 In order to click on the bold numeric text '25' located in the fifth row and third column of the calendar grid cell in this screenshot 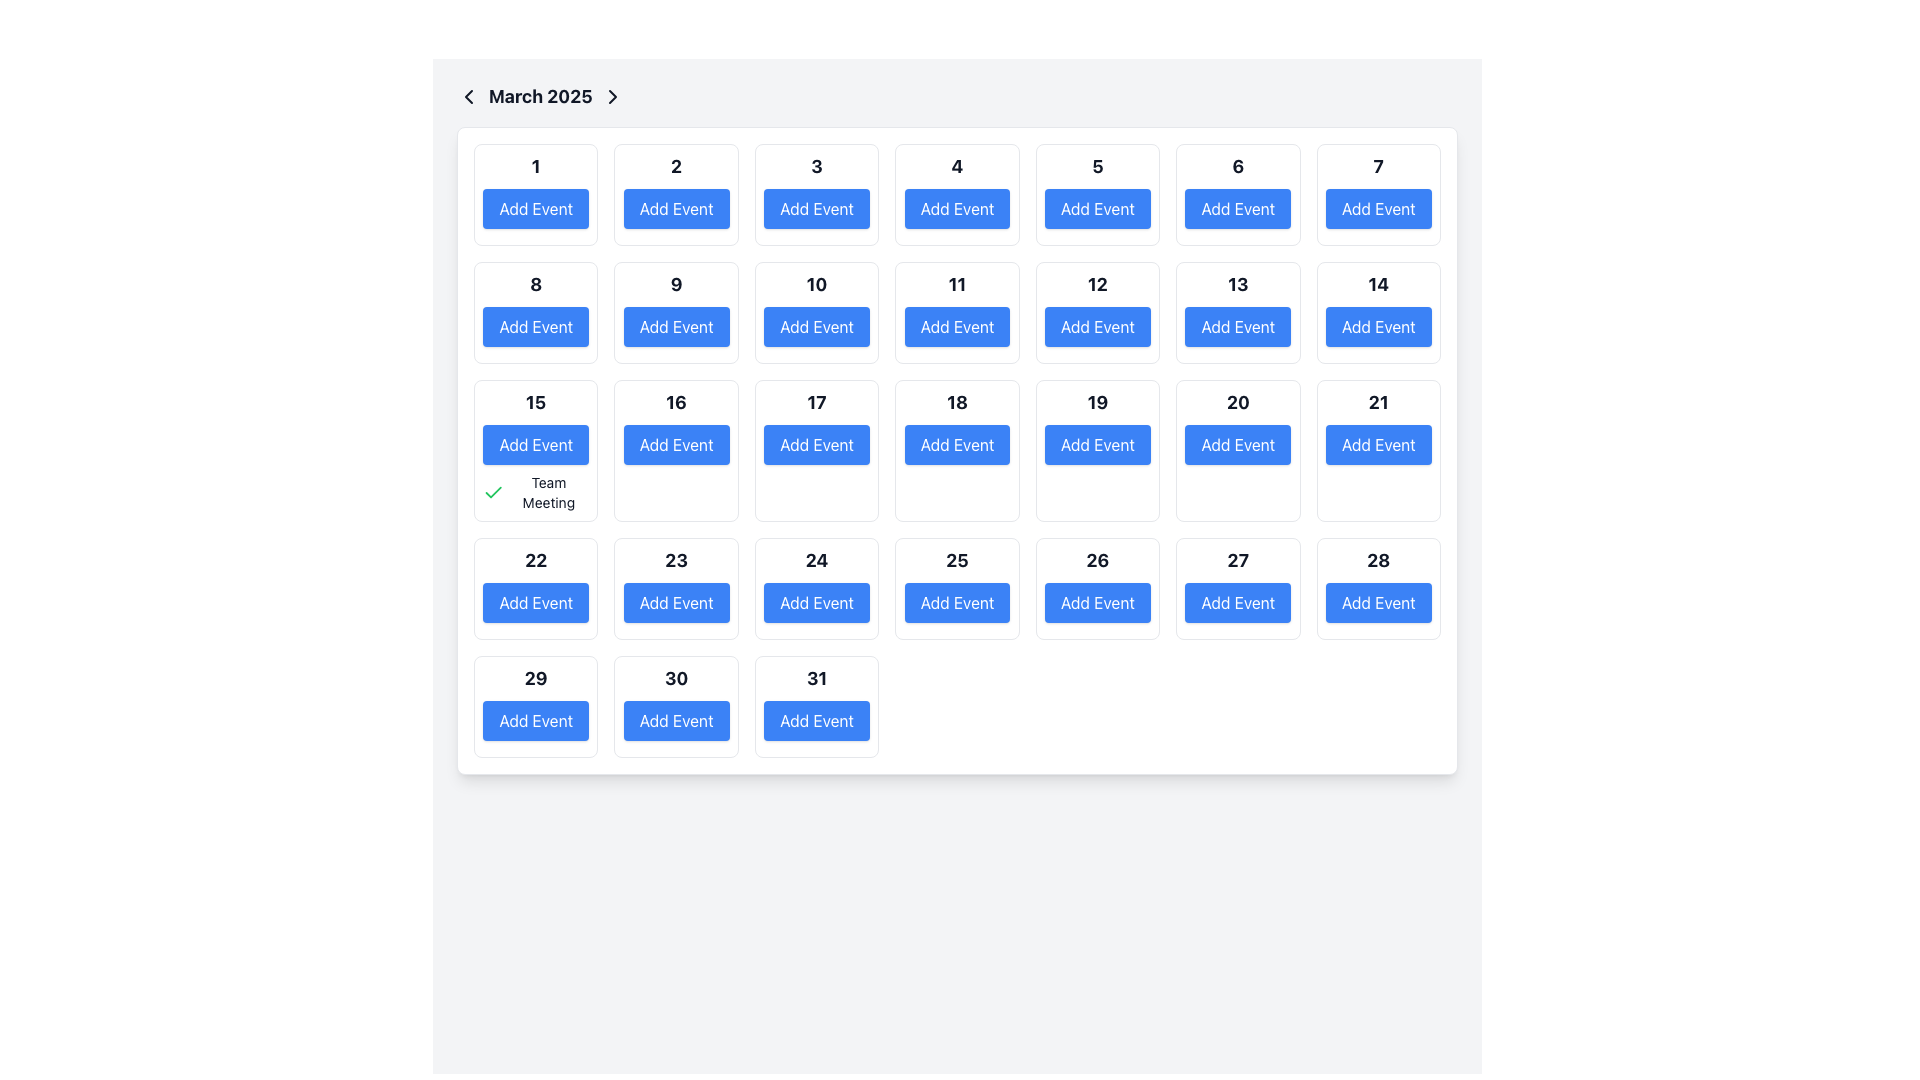, I will do `click(956, 560)`.